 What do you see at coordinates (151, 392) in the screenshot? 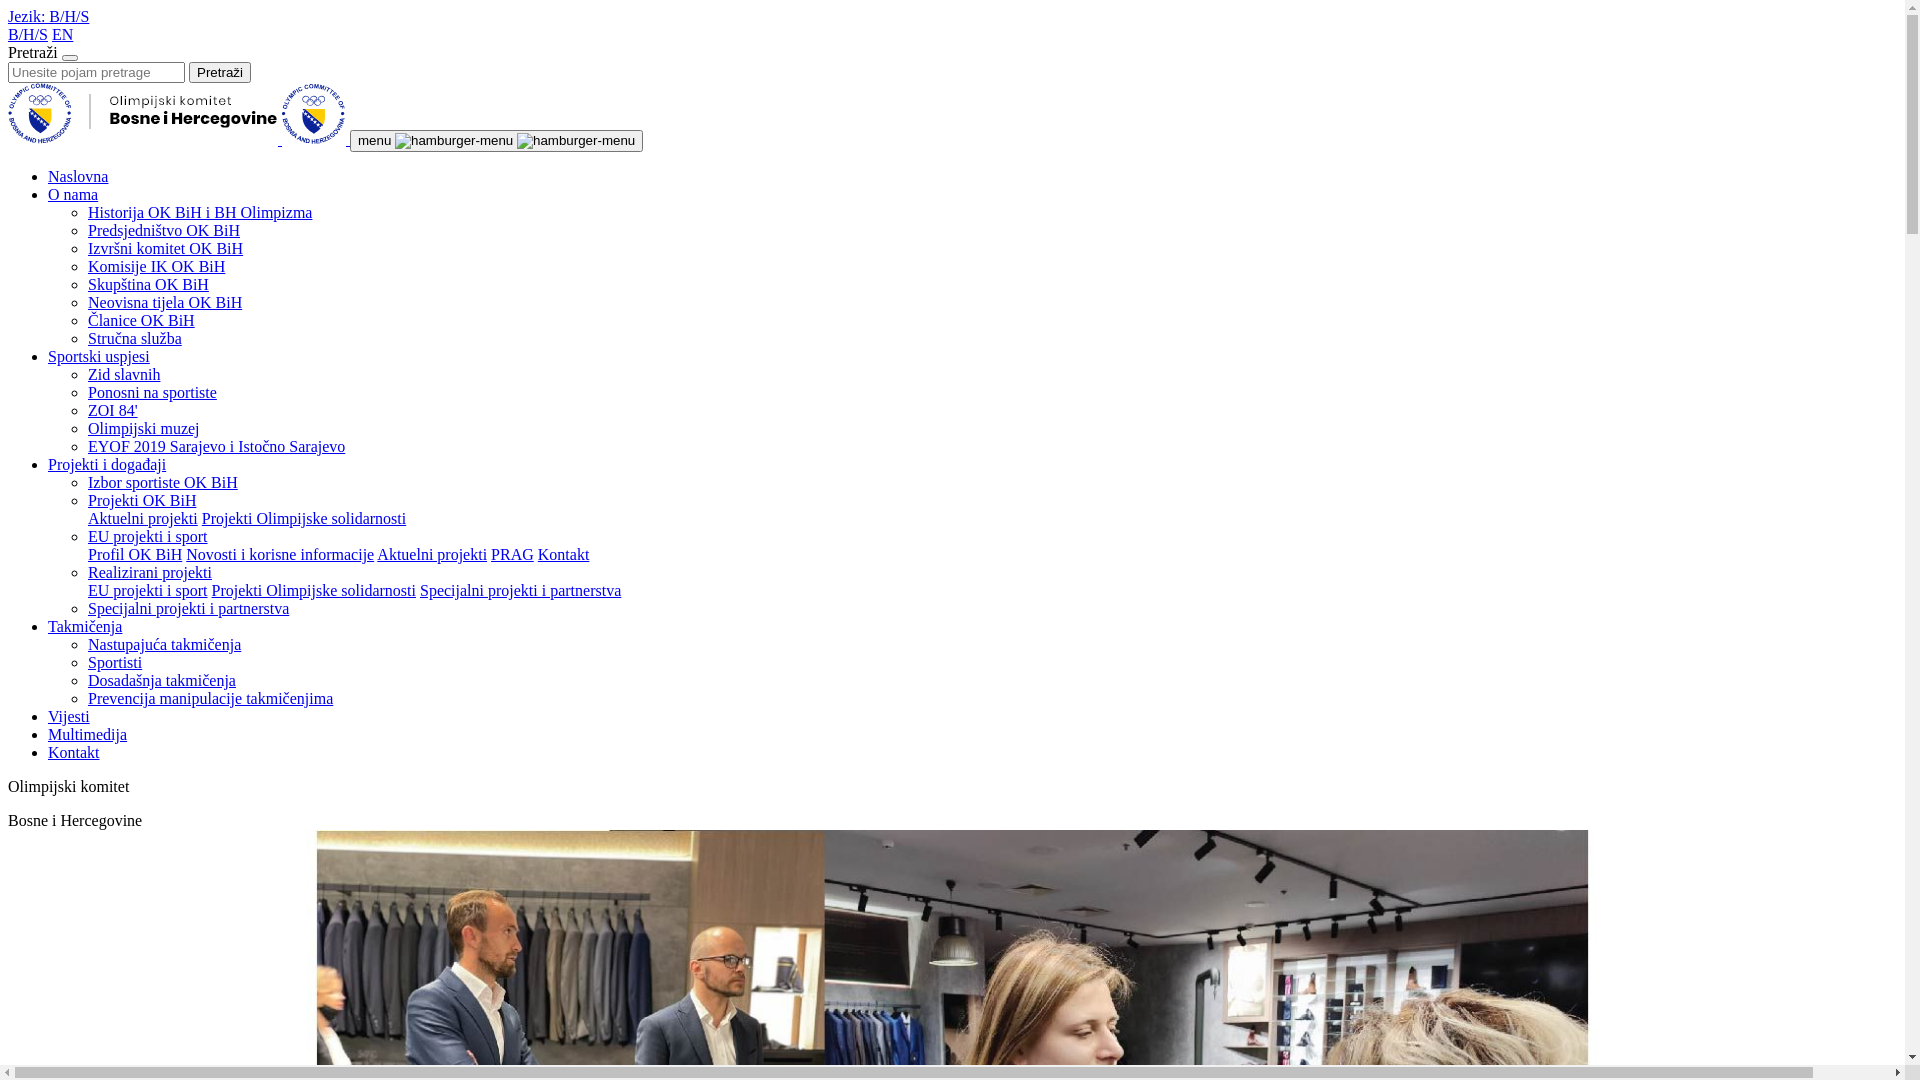
I see `'Ponosni na sportiste'` at bounding box center [151, 392].